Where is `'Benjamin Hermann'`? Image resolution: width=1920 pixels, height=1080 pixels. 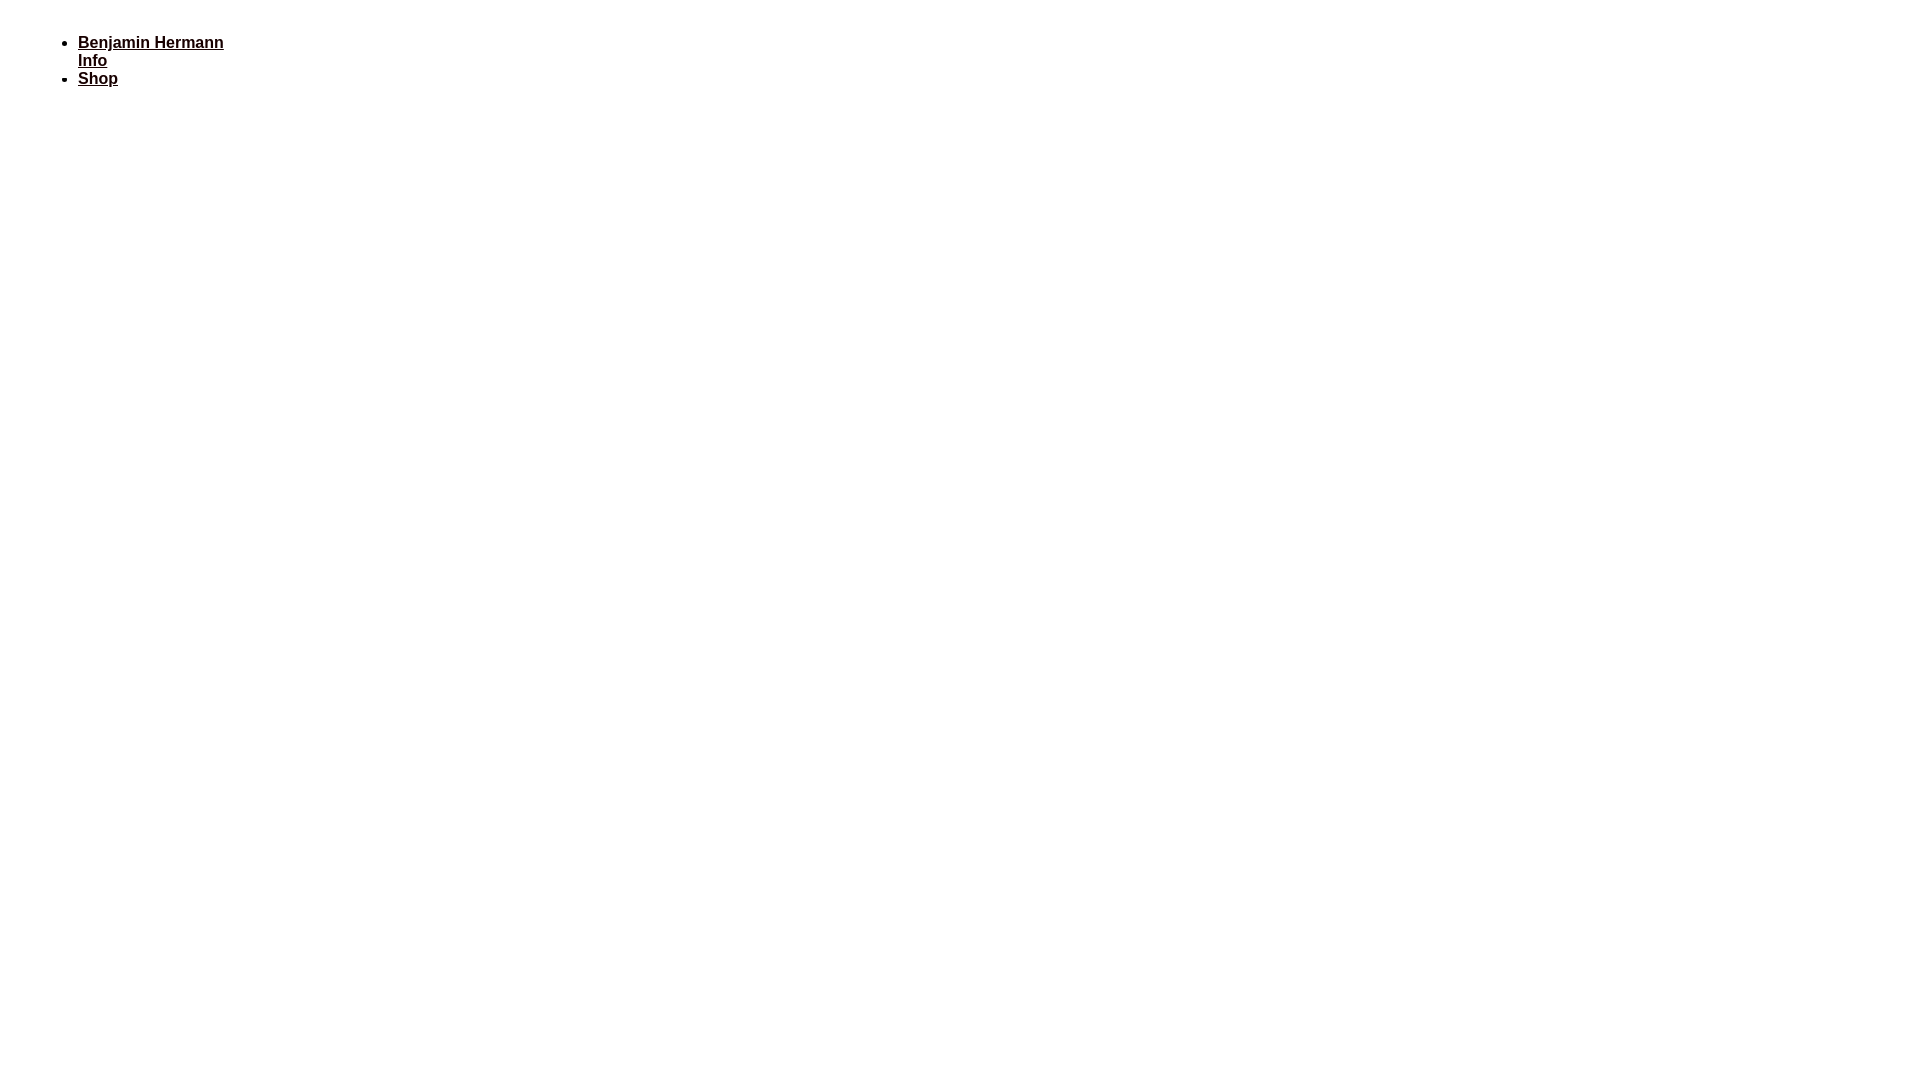 'Benjamin Hermann' is located at coordinates (77, 42).